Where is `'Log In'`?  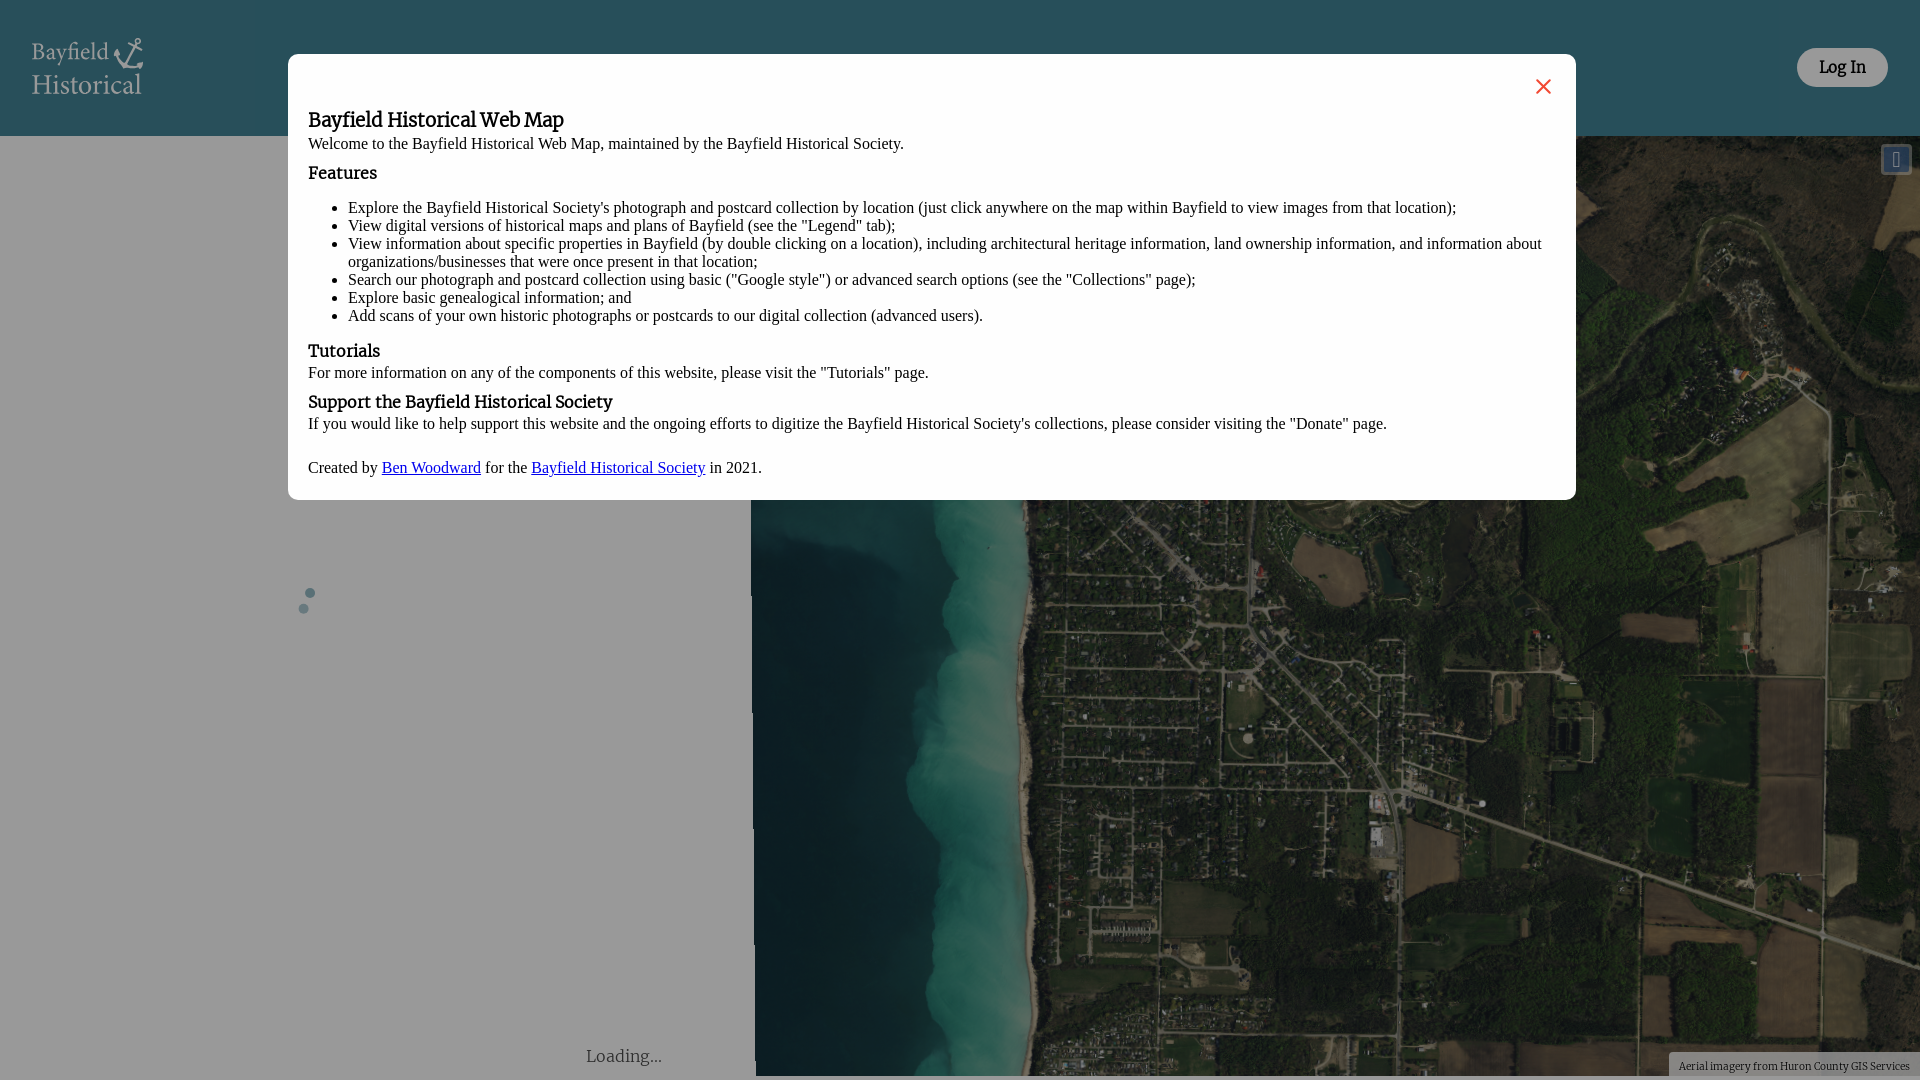 'Log In' is located at coordinates (1841, 66).